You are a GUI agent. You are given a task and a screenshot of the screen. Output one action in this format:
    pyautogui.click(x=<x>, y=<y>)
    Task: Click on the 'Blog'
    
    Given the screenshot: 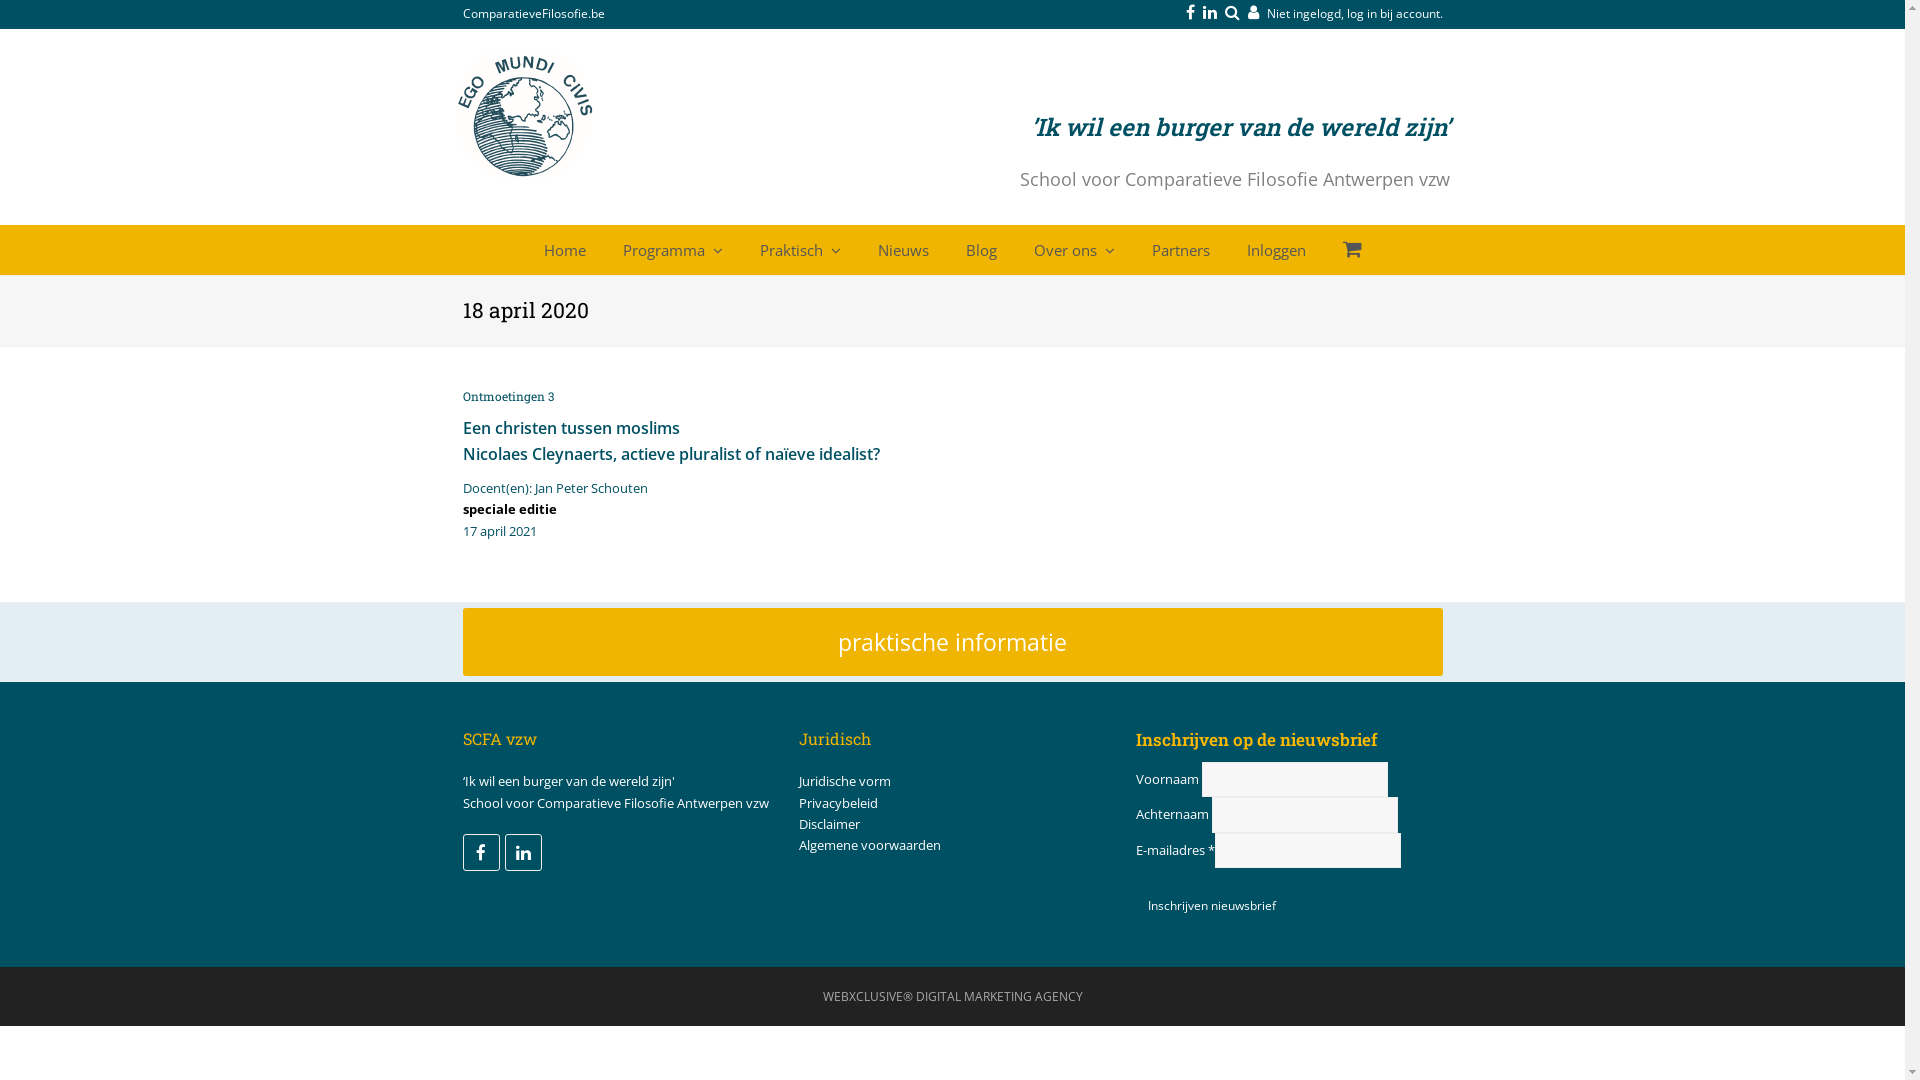 What is the action you would take?
    pyautogui.click(x=980, y=249)
    